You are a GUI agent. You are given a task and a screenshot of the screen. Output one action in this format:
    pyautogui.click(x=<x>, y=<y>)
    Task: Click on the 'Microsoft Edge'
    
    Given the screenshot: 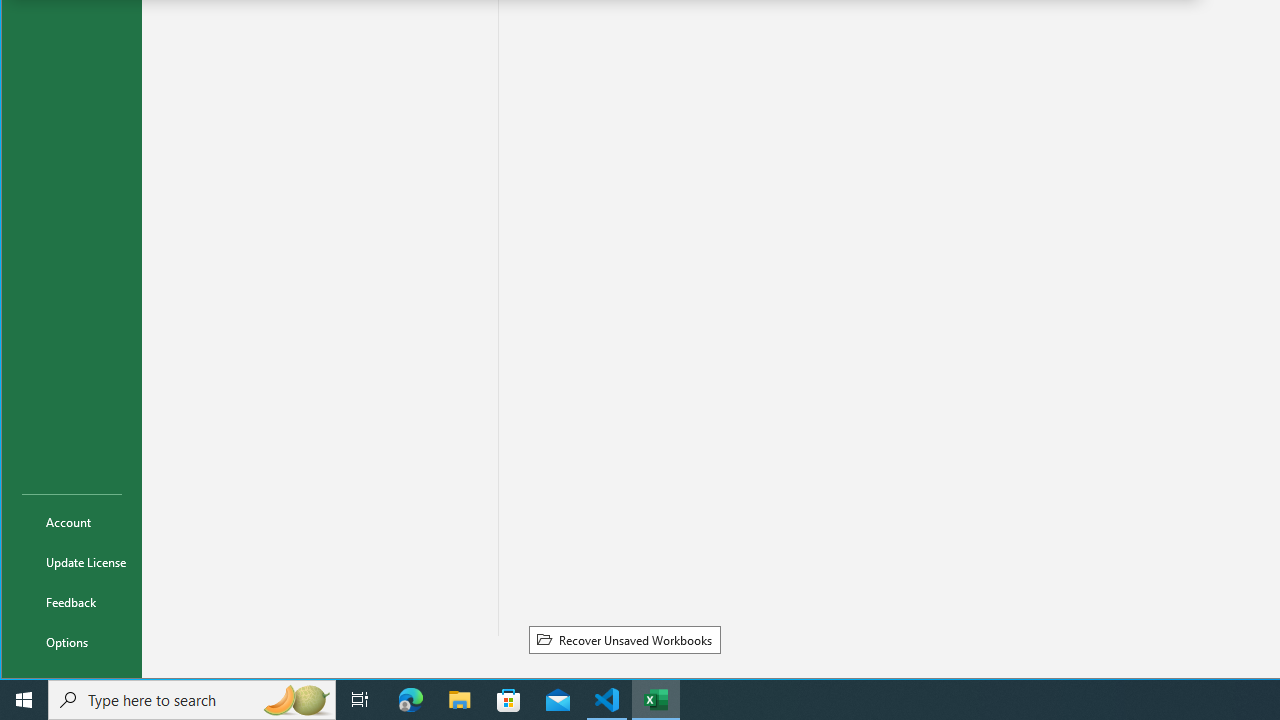 What is the action you would take?
    pyautogui.click(x=410, y=698)
    